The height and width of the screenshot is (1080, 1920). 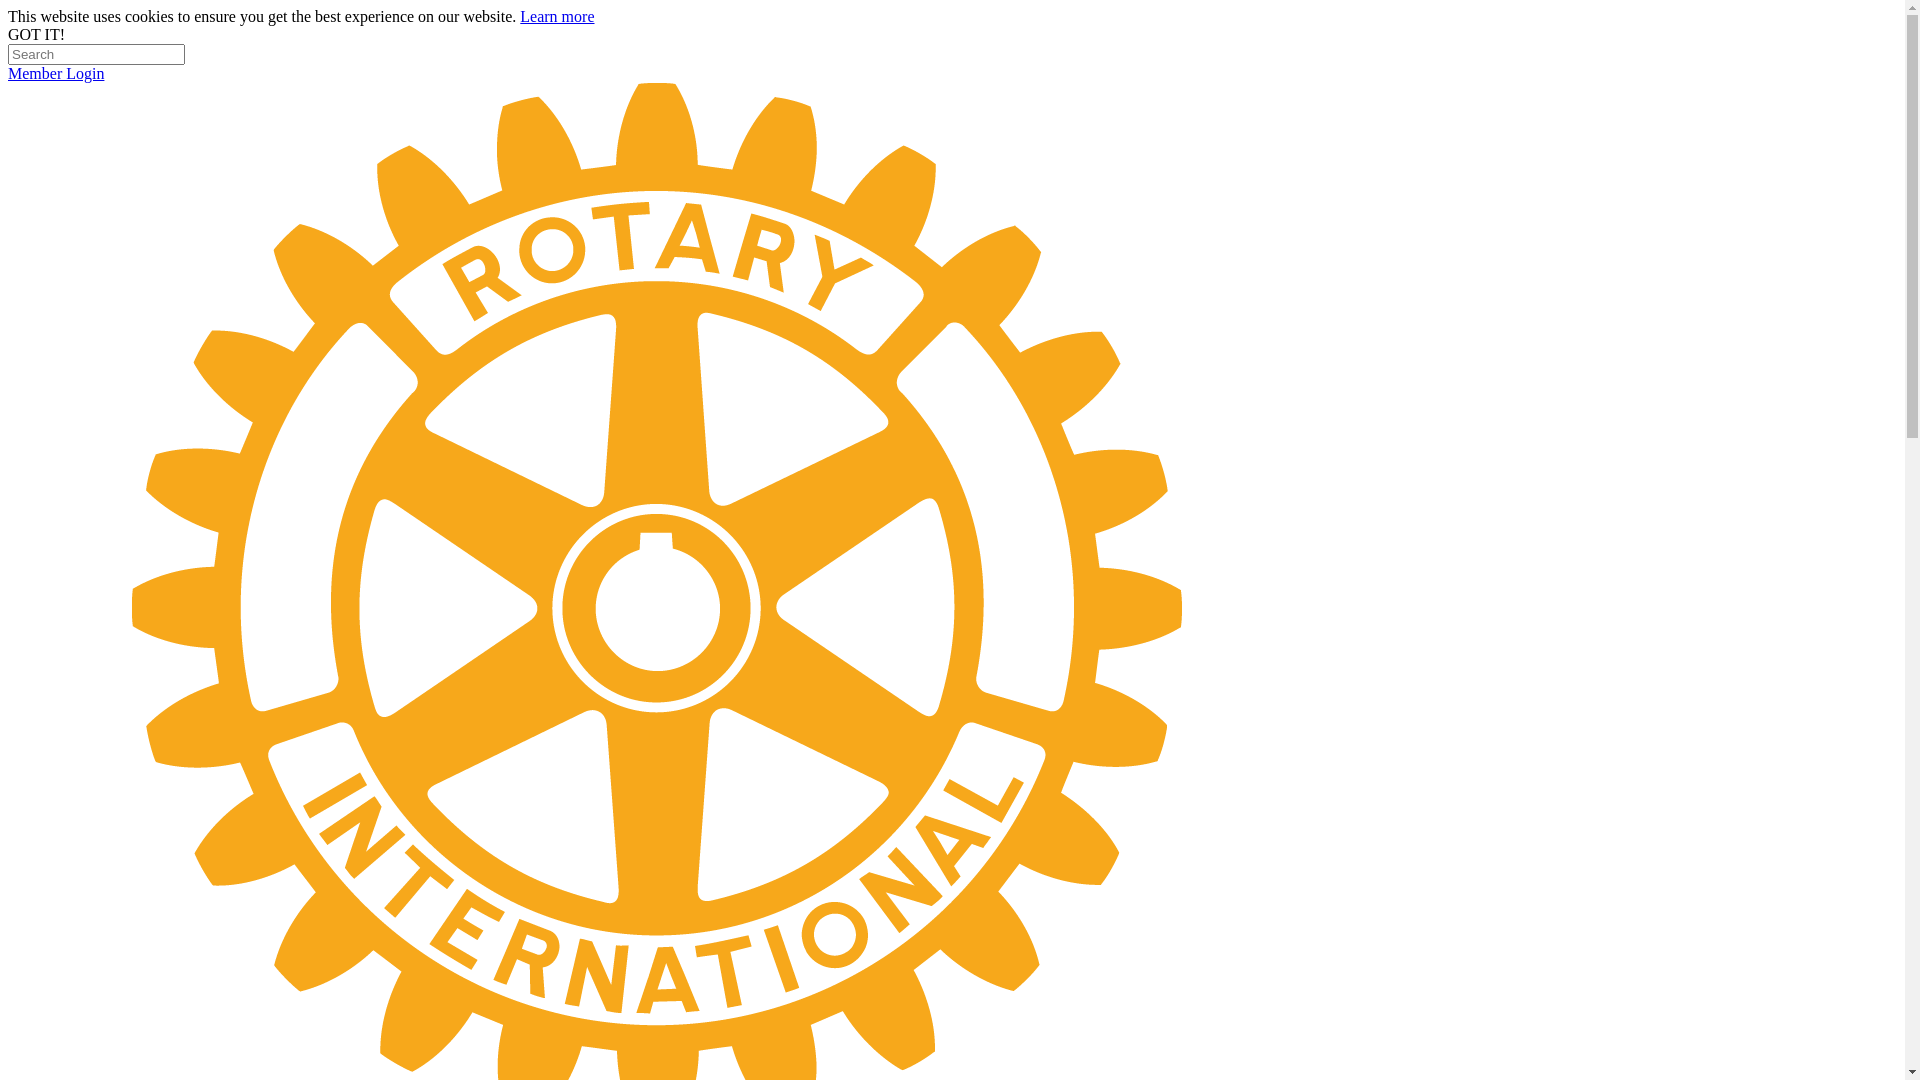 What do you see at coordinates (519, 16) in the screenshot?
I see `'Learn more'` at bounding box center [519, 16].